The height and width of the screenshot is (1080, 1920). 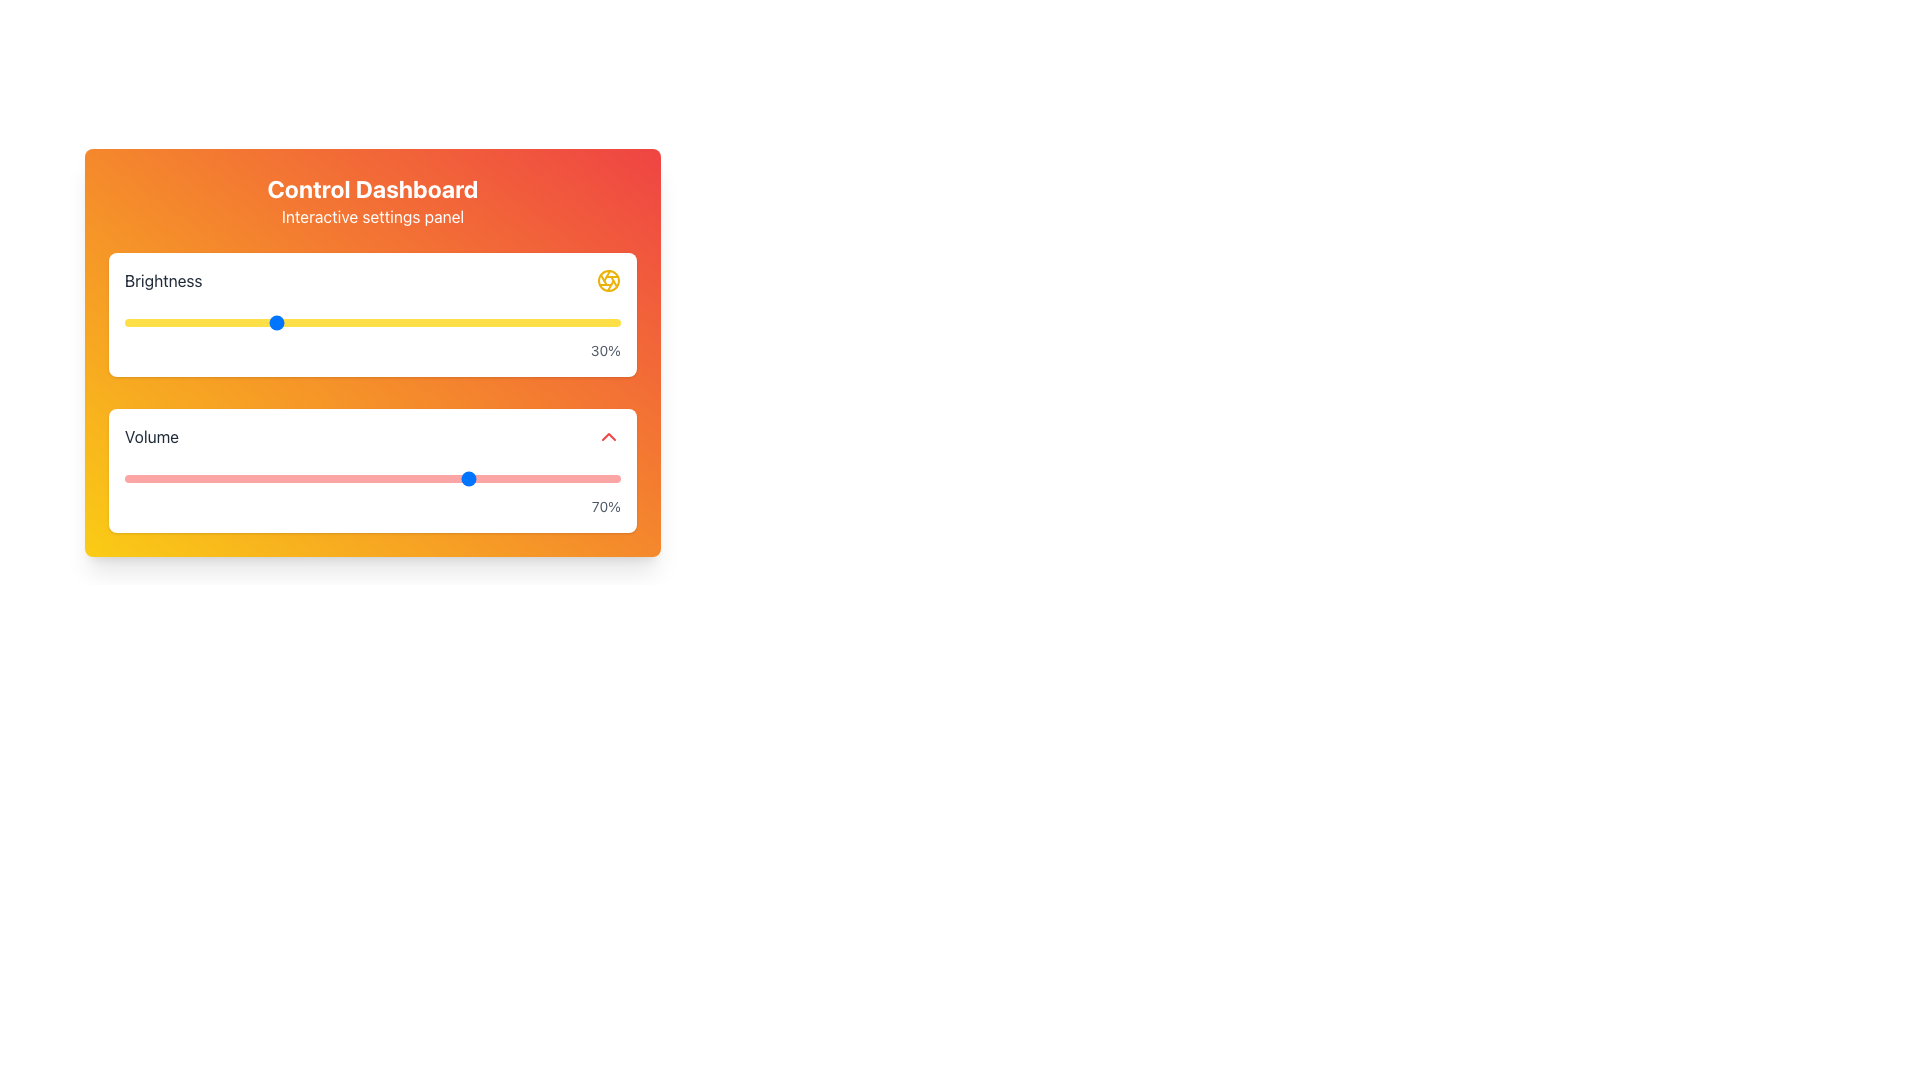 What do you see at coordinates (353, 322) in the screenshot?
I see `brightness` at bounding box center [353, 322].